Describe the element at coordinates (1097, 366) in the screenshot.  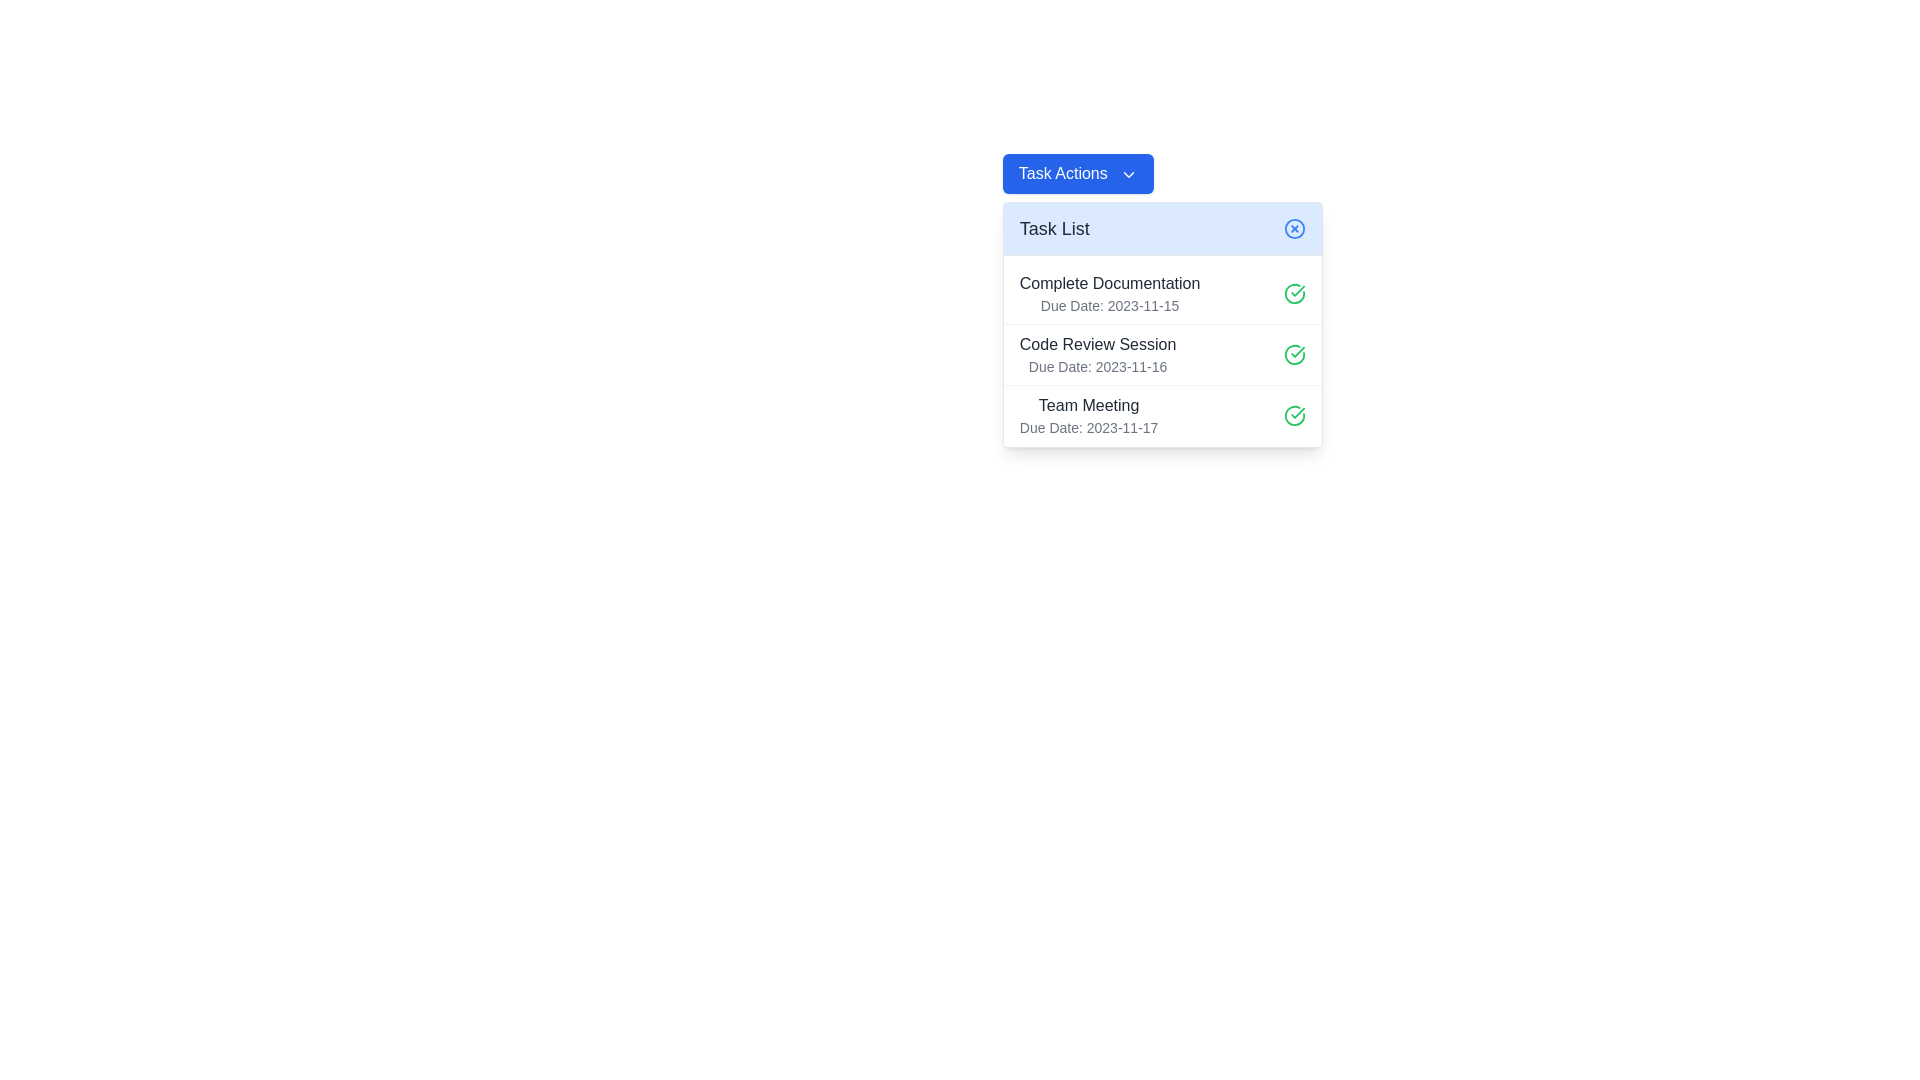
I see `due date displayed in the text label showing 'Due Date: 2023-11-16', which is styled with a smaller font size and gray color, located directly beneath the header 'Code Review Session'` at that location.